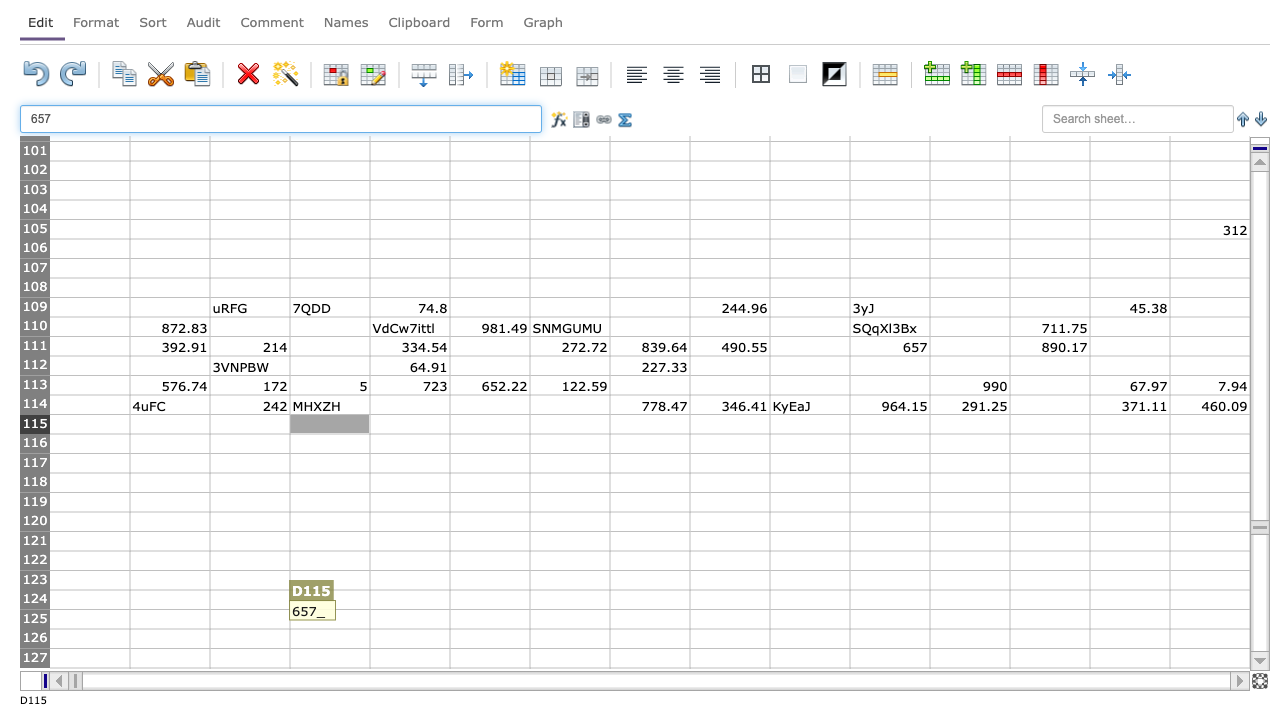 This screenshot has height=720, width=1280. Describe the element at coordinates (489, 618) in the screenshot. I see `Place cursor in F125` at that location.